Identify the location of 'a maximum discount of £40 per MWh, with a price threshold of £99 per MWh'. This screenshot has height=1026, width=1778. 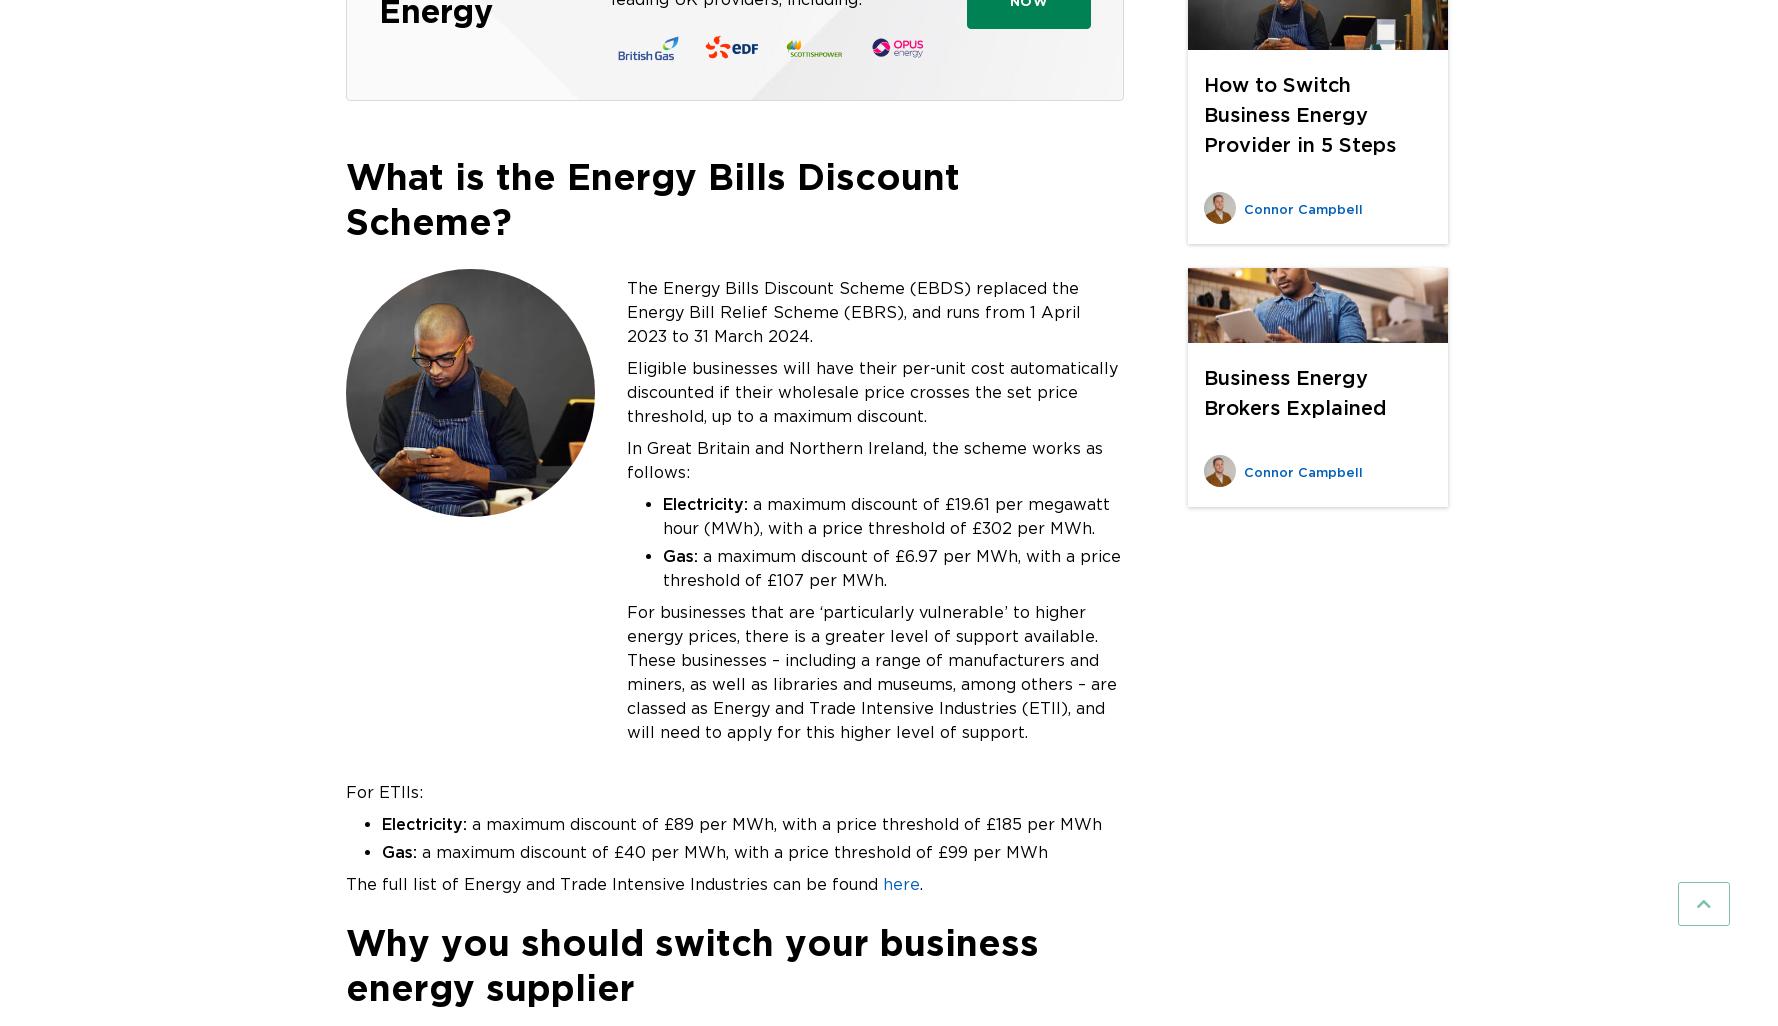
(731, 851).